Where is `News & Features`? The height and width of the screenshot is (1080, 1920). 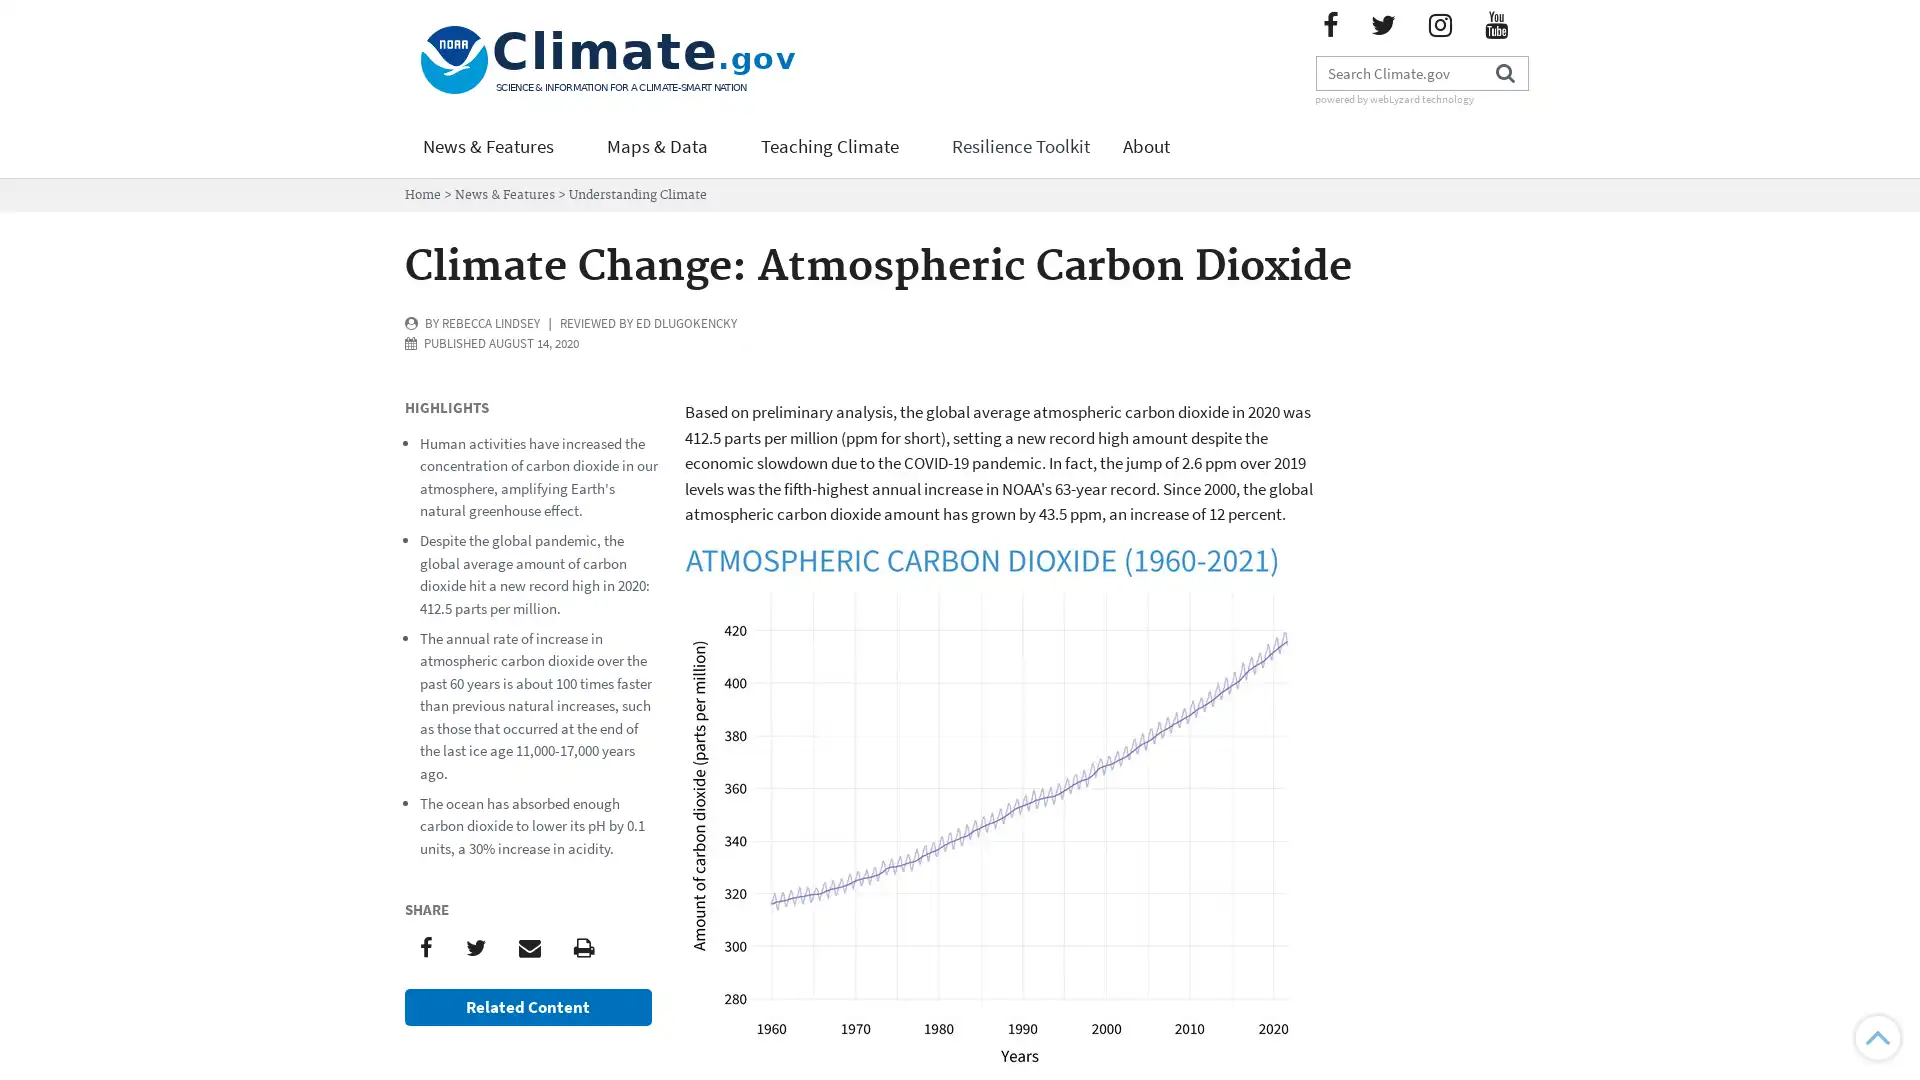
News & Features is located at coordinates (498, 146).